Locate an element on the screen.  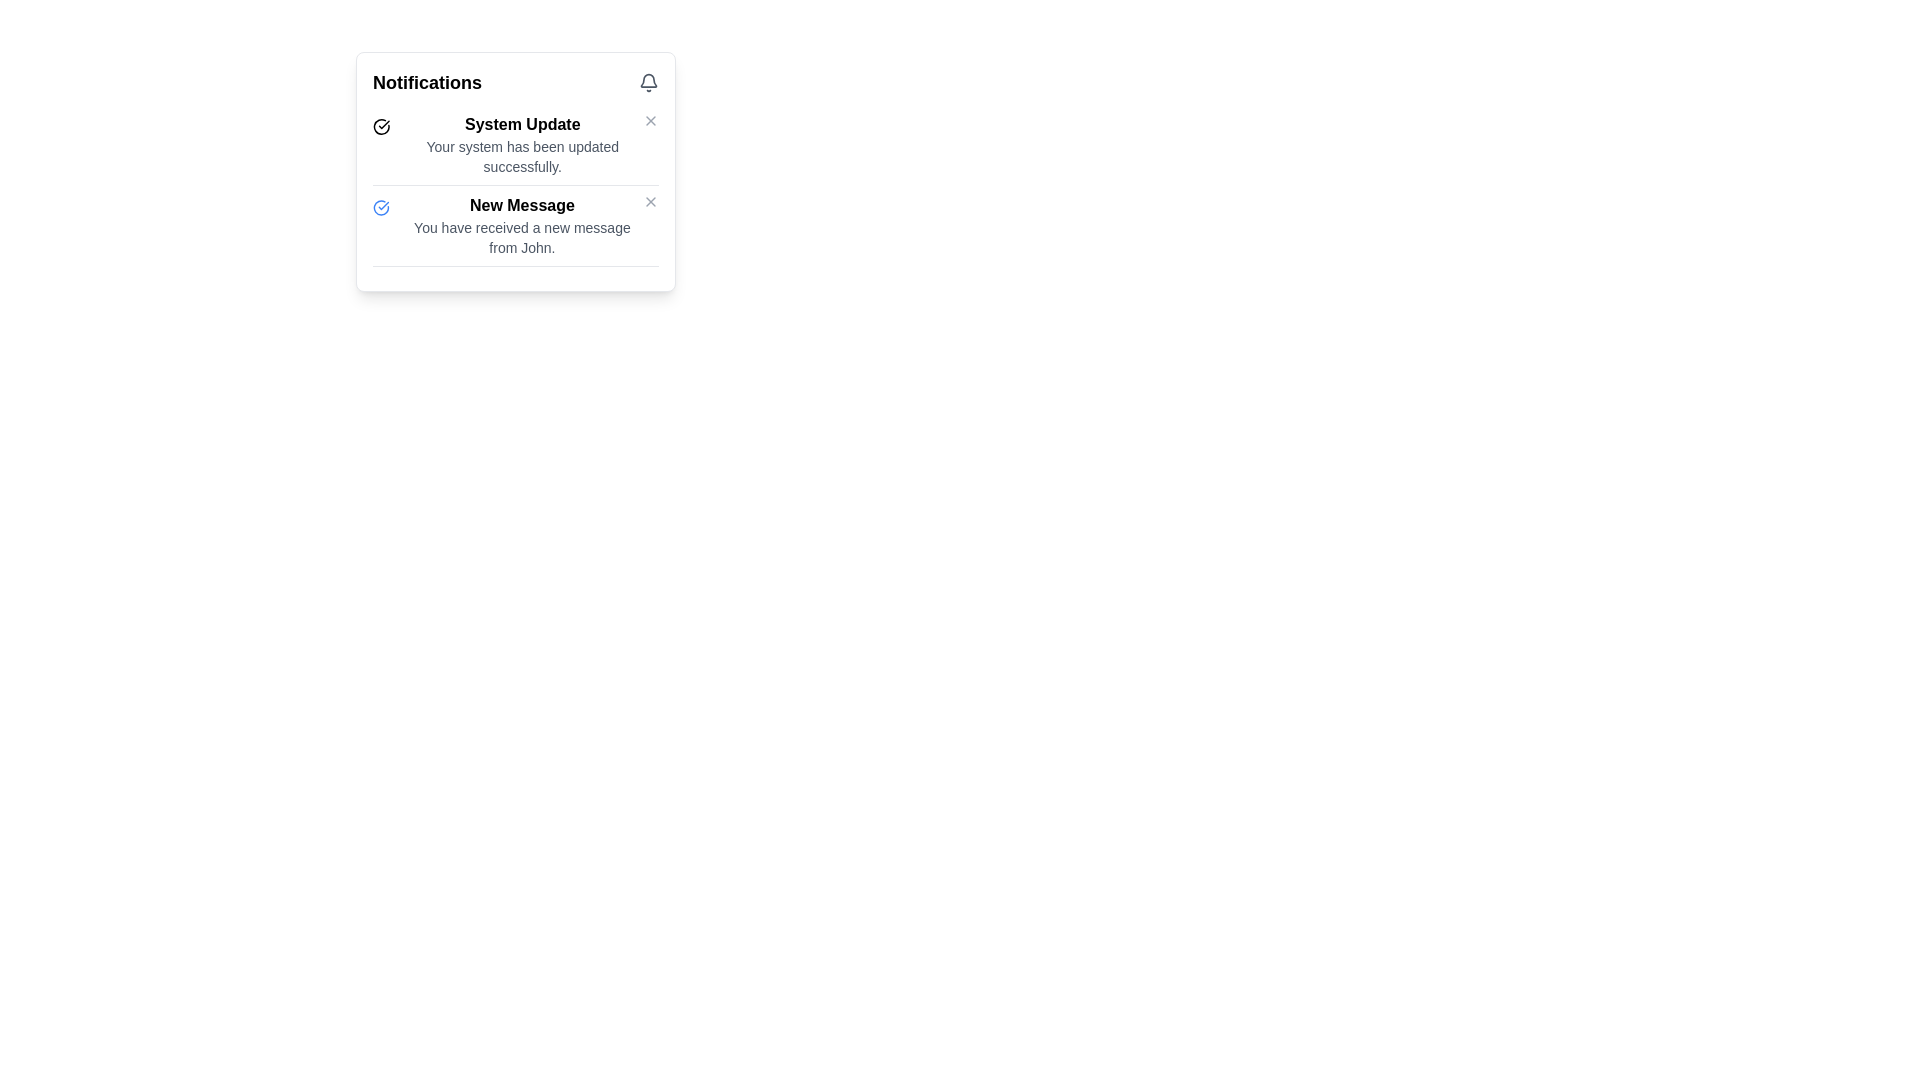
the dismiss button located at the far right of the 'System Update' notification is located at coordinates (651, 120).